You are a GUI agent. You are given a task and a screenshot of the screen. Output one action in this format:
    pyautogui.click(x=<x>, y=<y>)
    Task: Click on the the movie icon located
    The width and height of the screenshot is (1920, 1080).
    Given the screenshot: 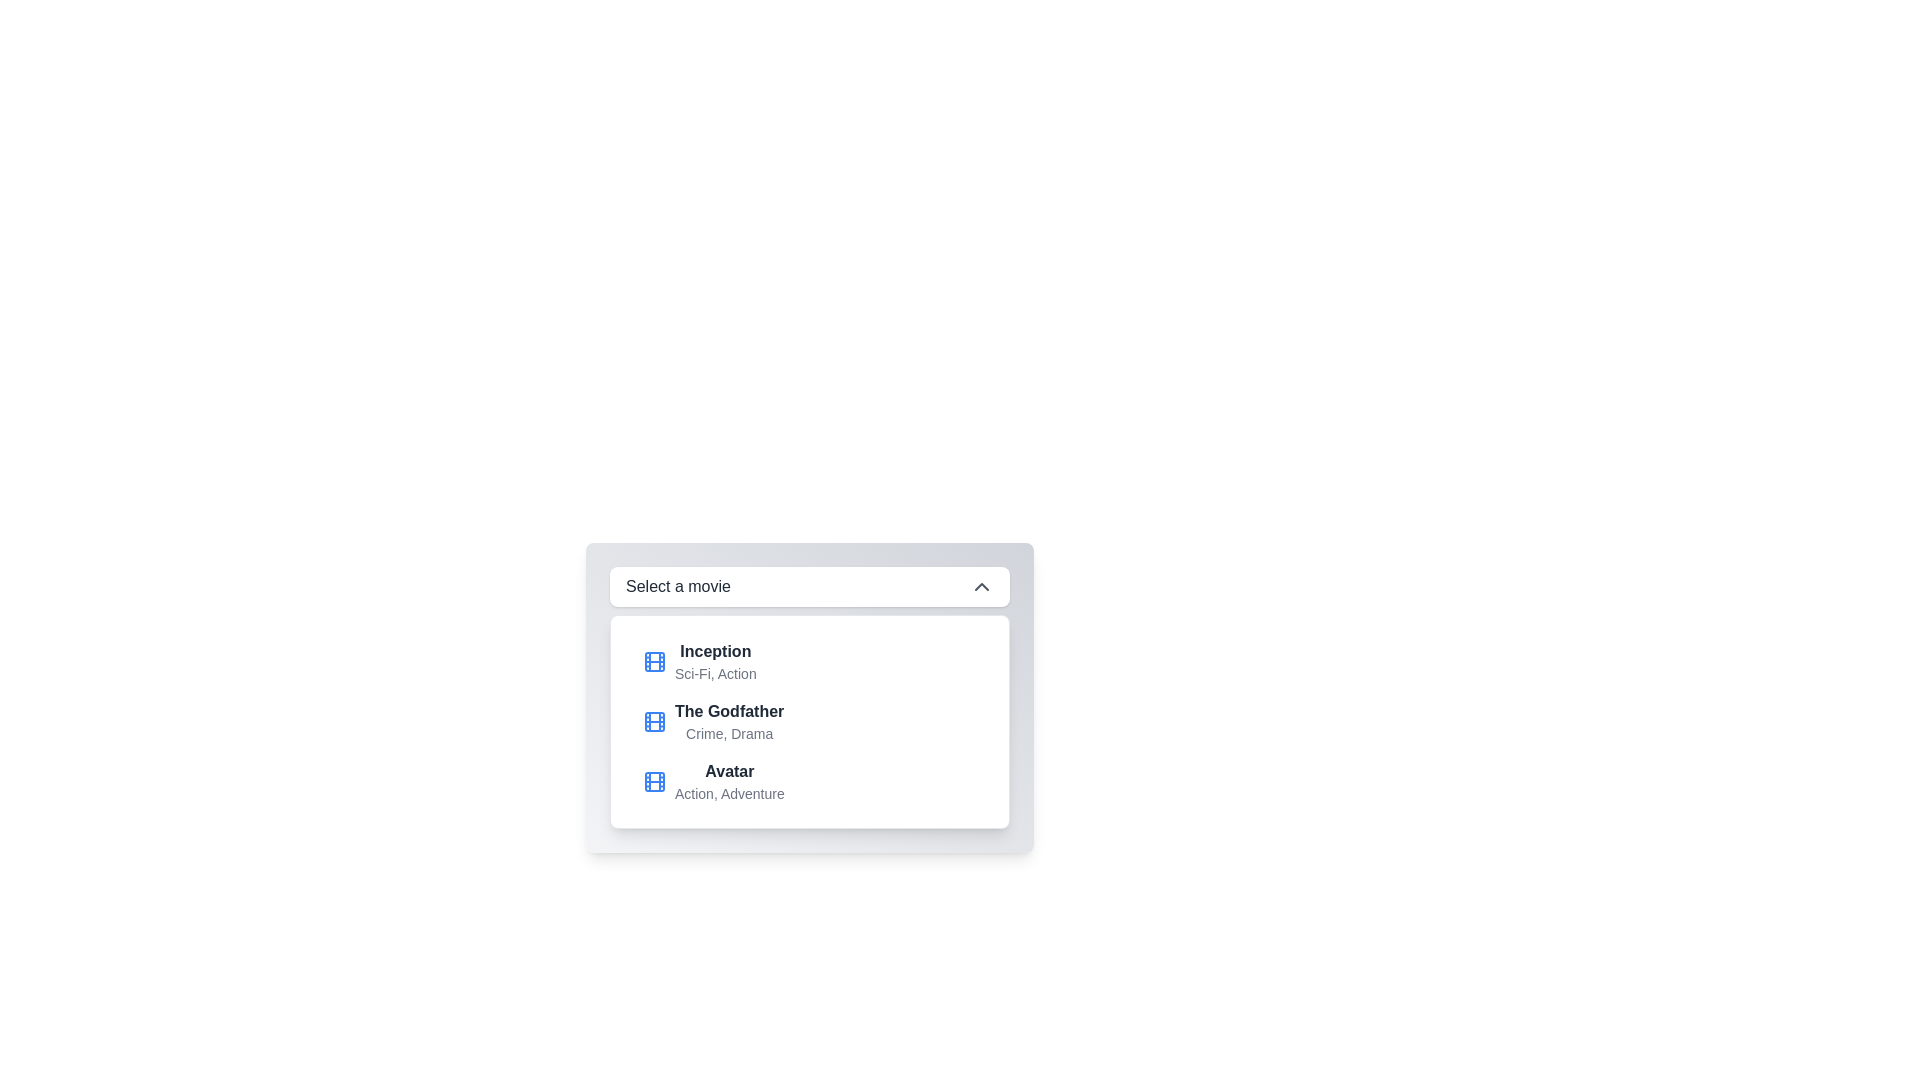 What is the action you would take?
    pyautogui.click(x=654, y=781)
    